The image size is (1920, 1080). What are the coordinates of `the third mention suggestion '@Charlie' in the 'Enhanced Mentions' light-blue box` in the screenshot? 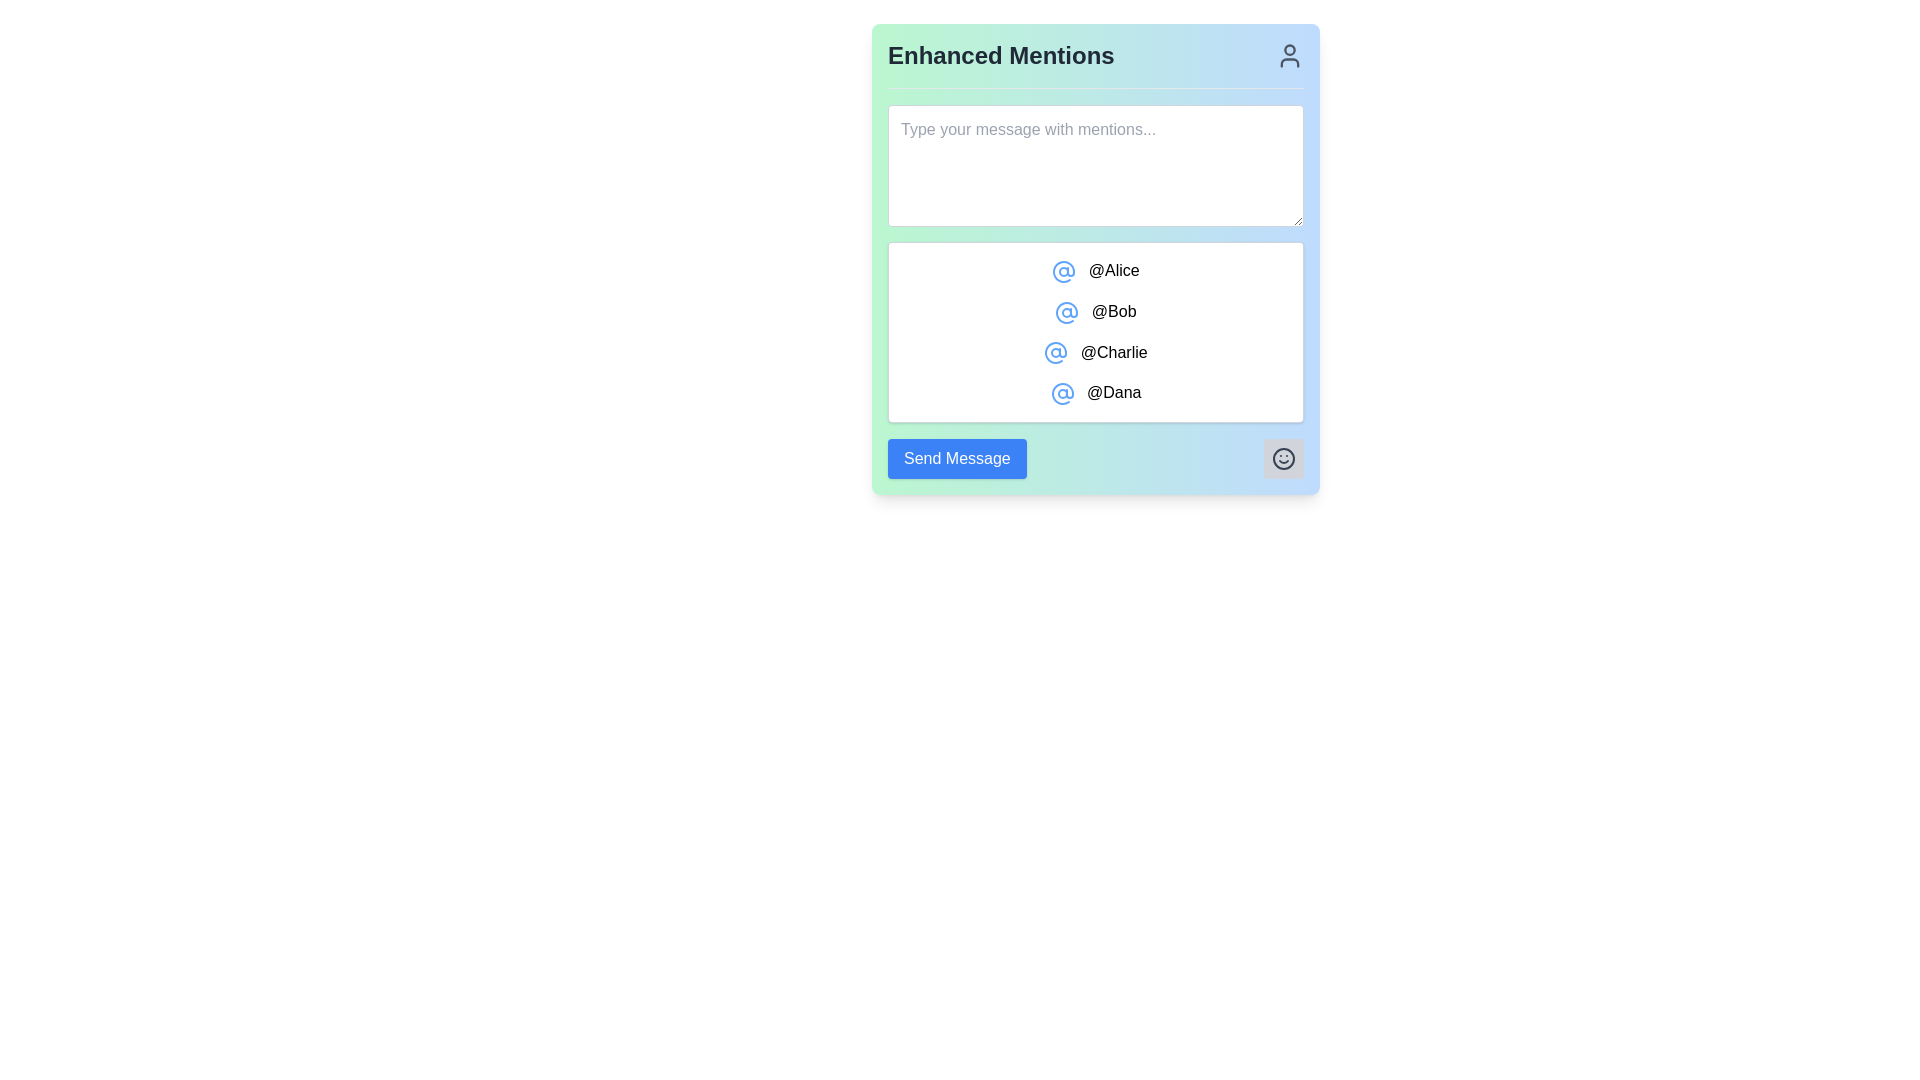 It's located at (1094, 350).